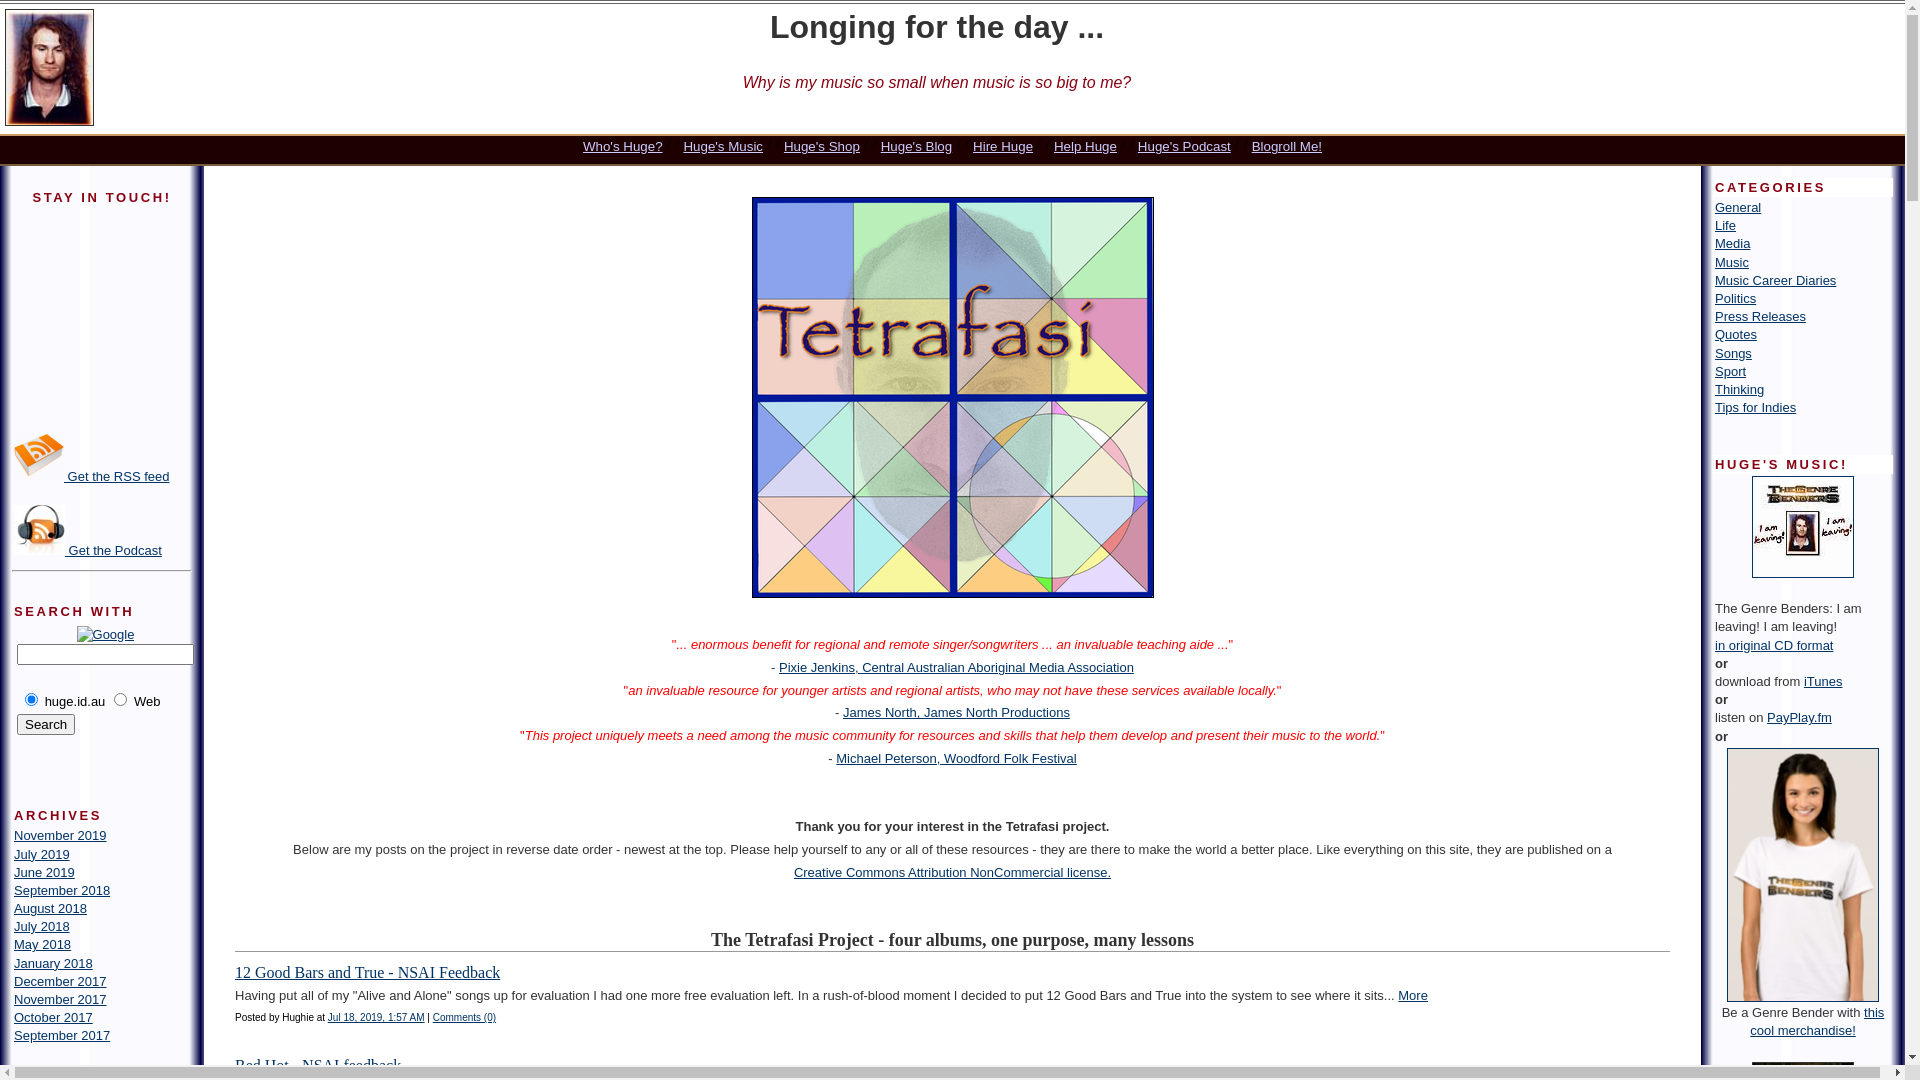  I want to click on 'September 2017', so click(62, 1035).